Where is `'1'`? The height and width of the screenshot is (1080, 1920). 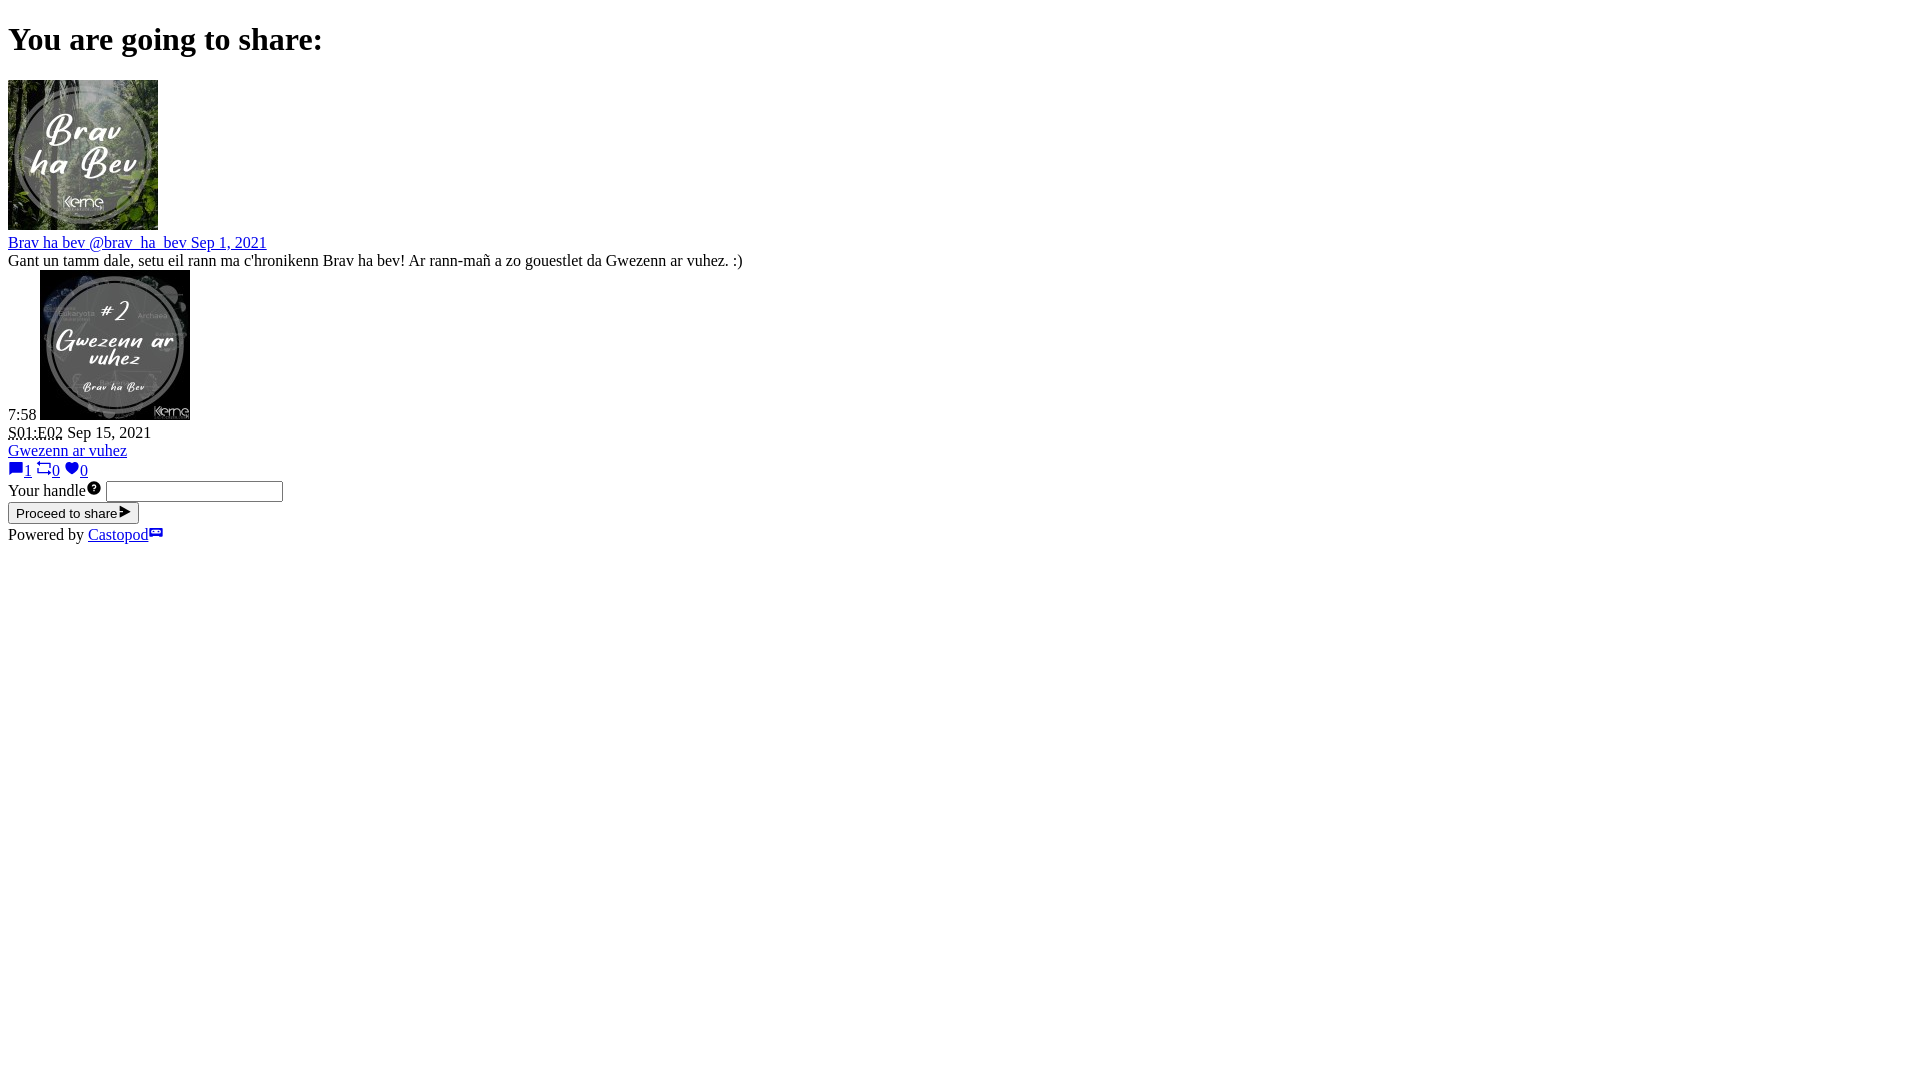
'1' is located at coordinates (19, 470).